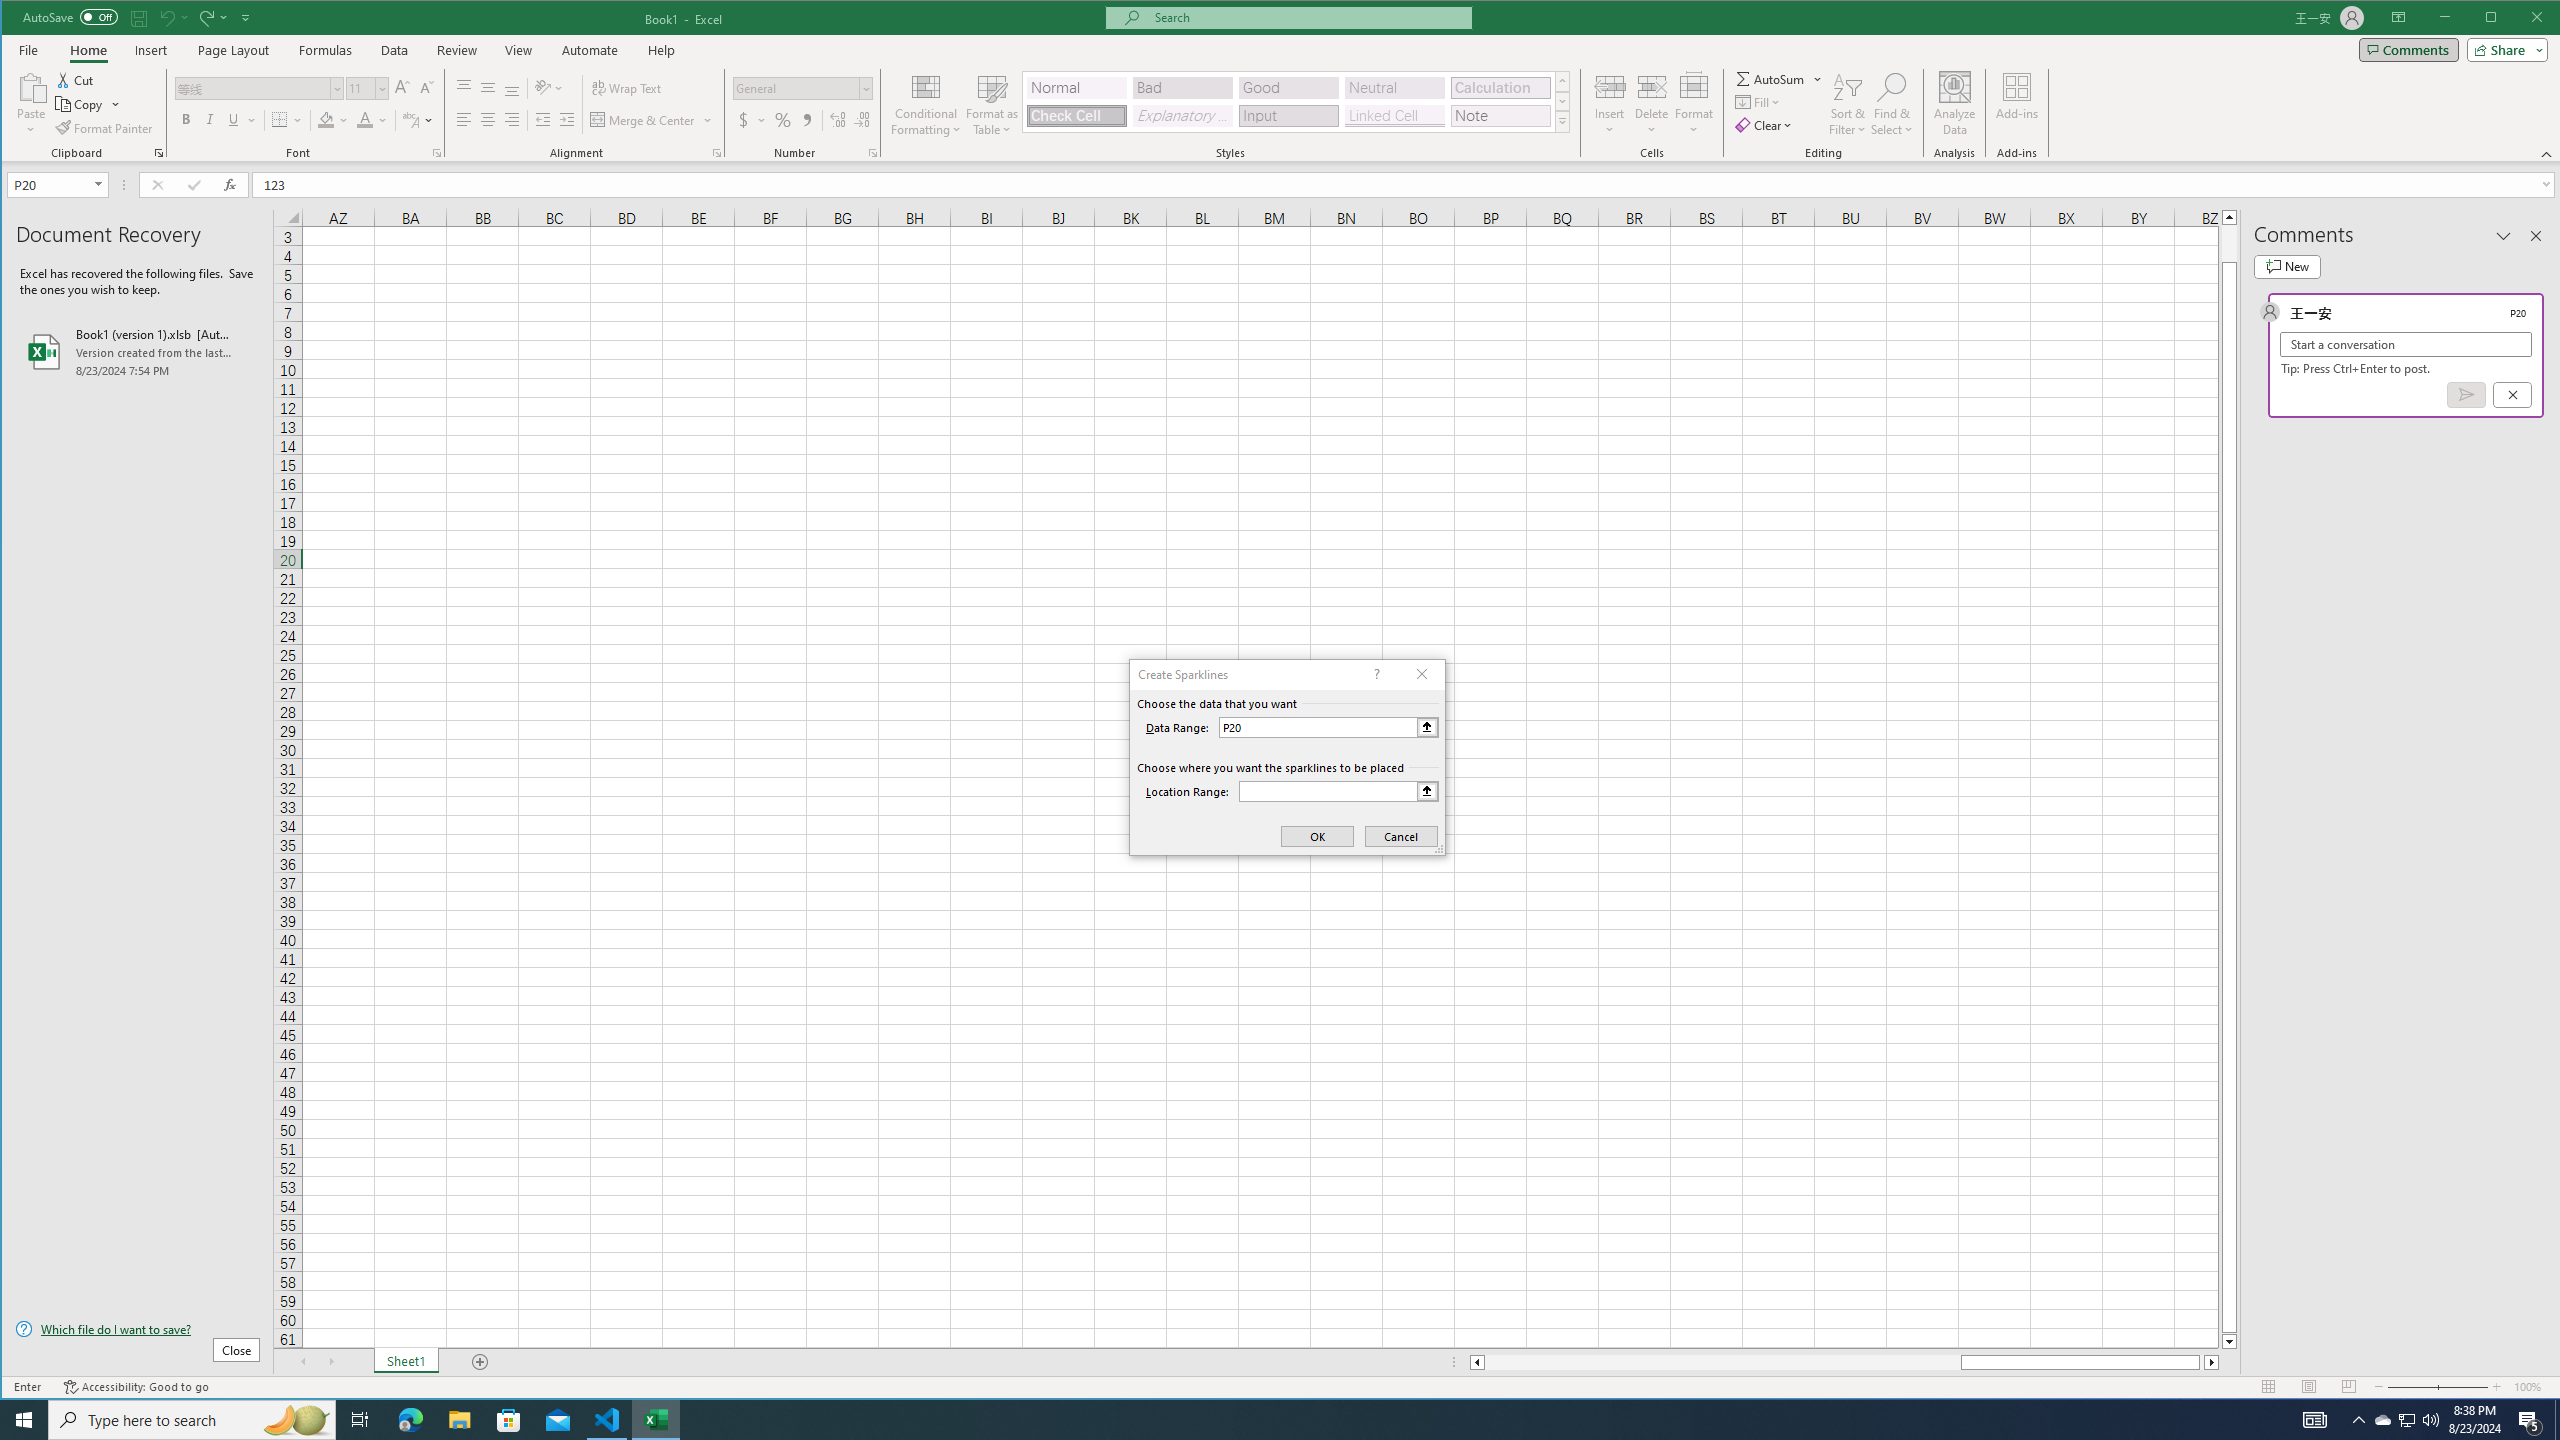 Image resolution: width=2560 pixels, height=1440 pixels. What do you see at coordinates (366, 87) in the screenshot?
I see `'Font Size'` at bounding box center [366, 87].